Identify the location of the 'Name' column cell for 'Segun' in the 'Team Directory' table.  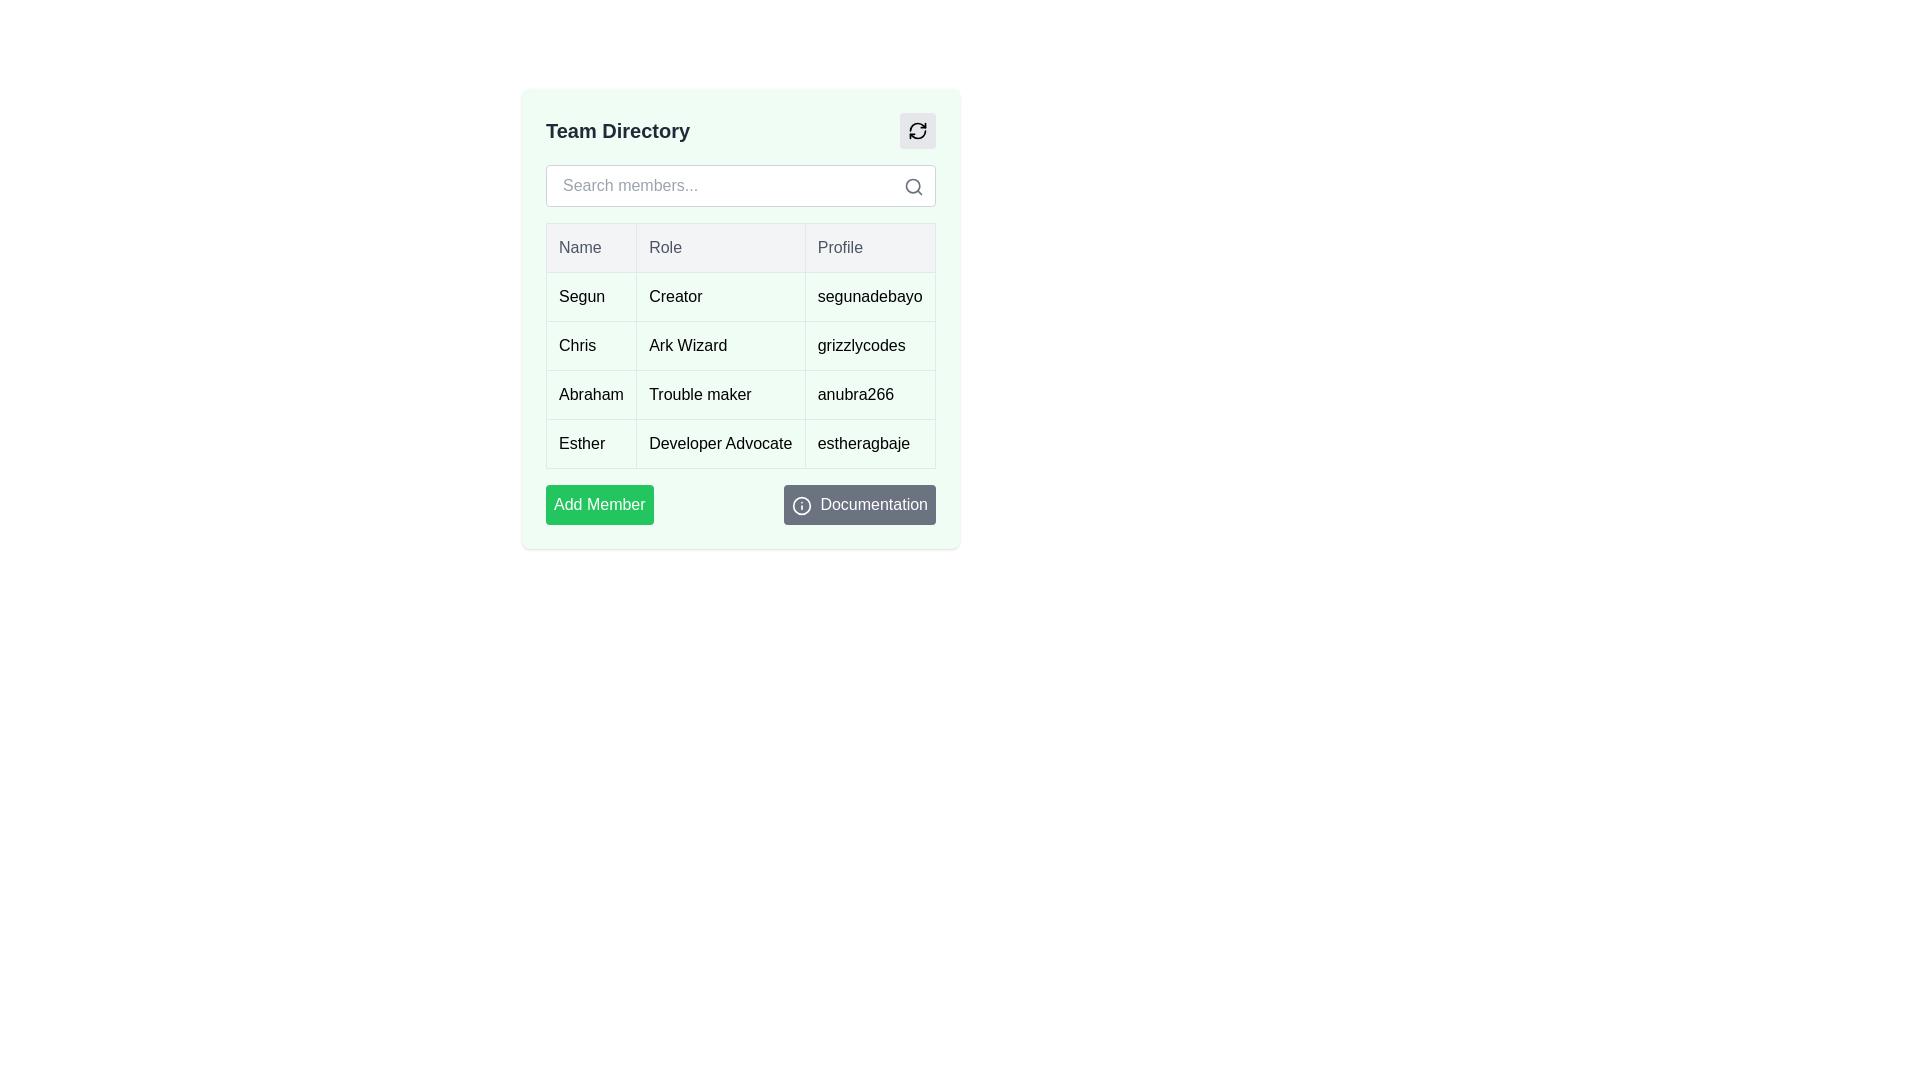
(590, 297).